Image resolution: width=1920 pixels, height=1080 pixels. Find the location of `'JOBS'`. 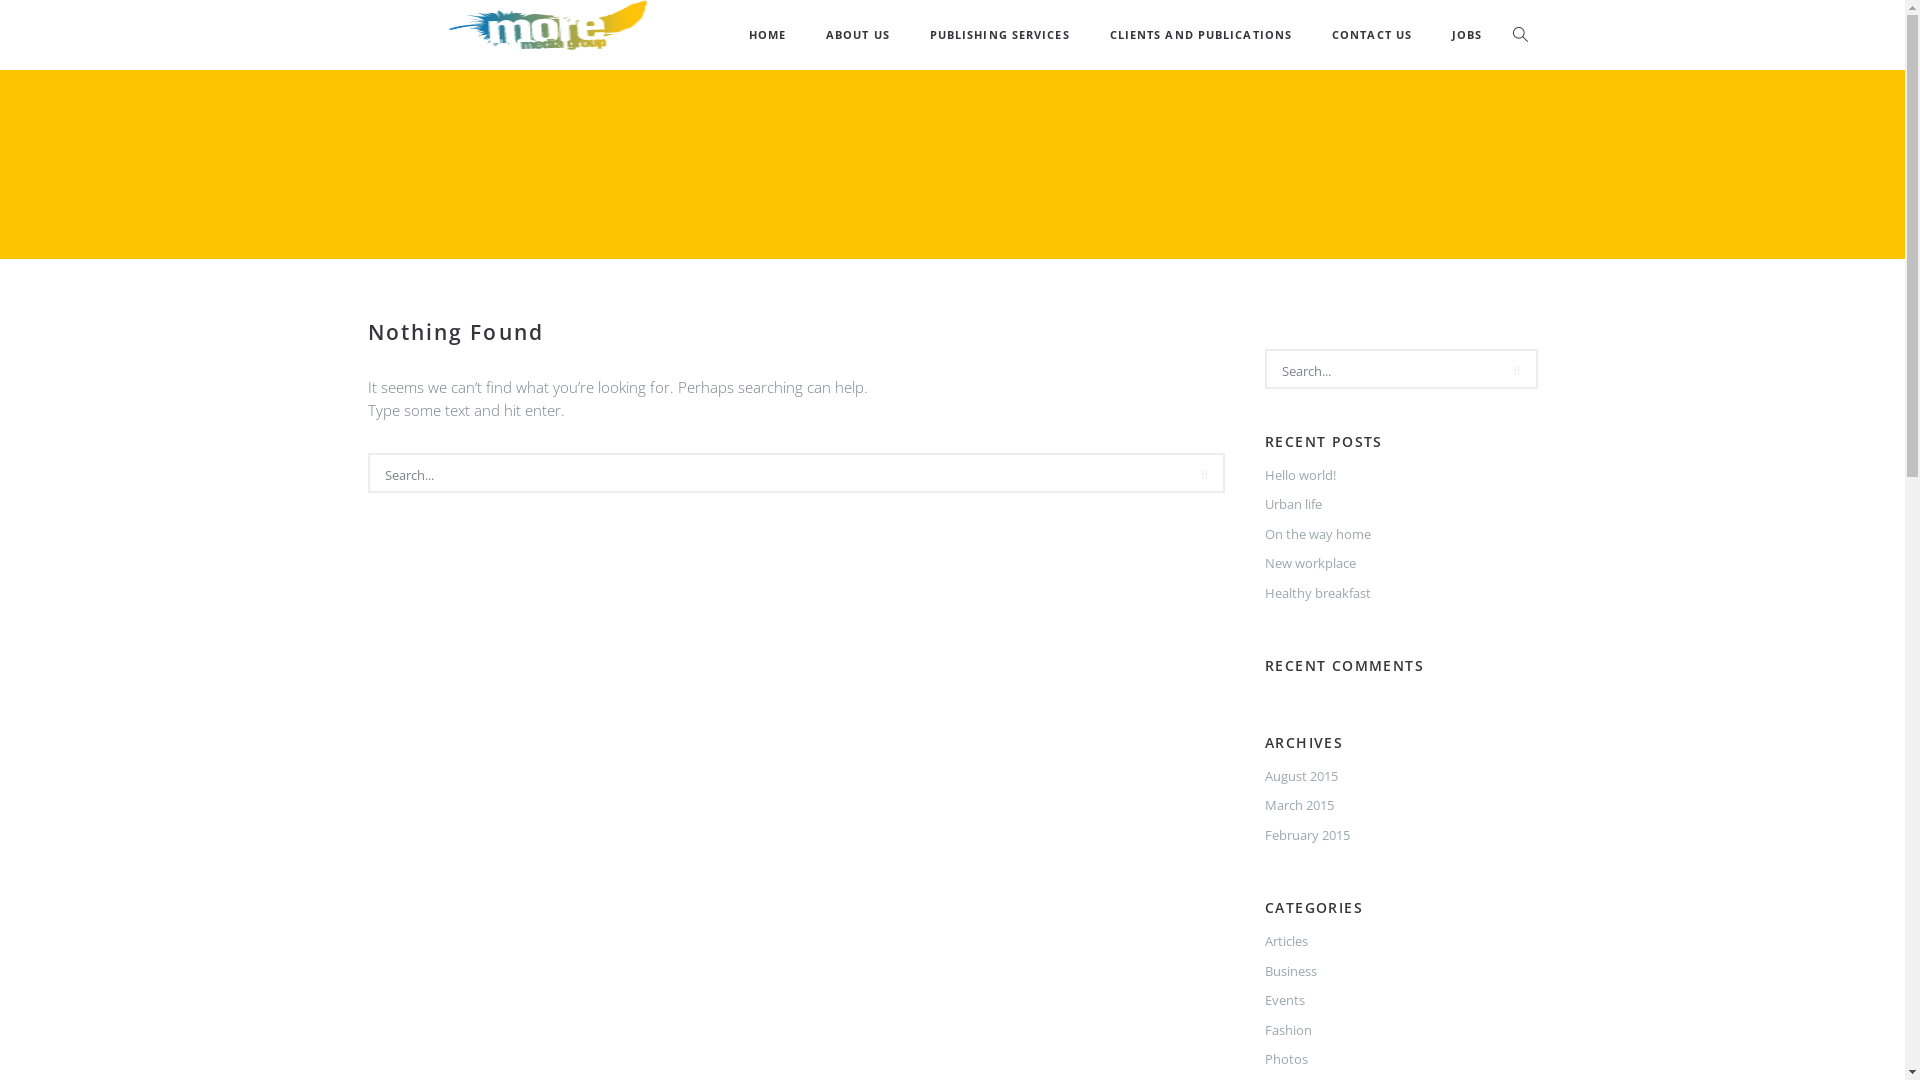

'JOBS' is located at coordinates (1467, 34).